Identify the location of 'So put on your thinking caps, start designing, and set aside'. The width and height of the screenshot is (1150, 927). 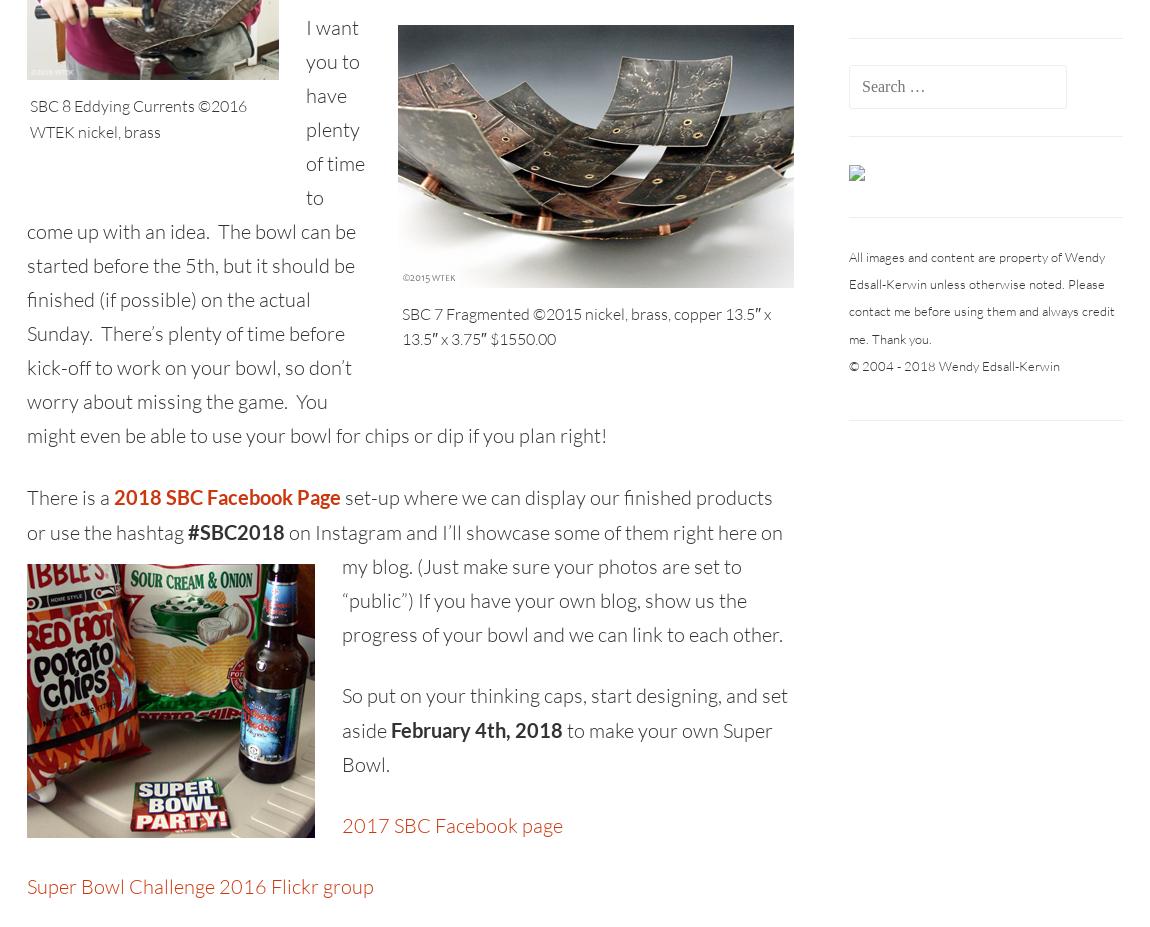
(564, 711).